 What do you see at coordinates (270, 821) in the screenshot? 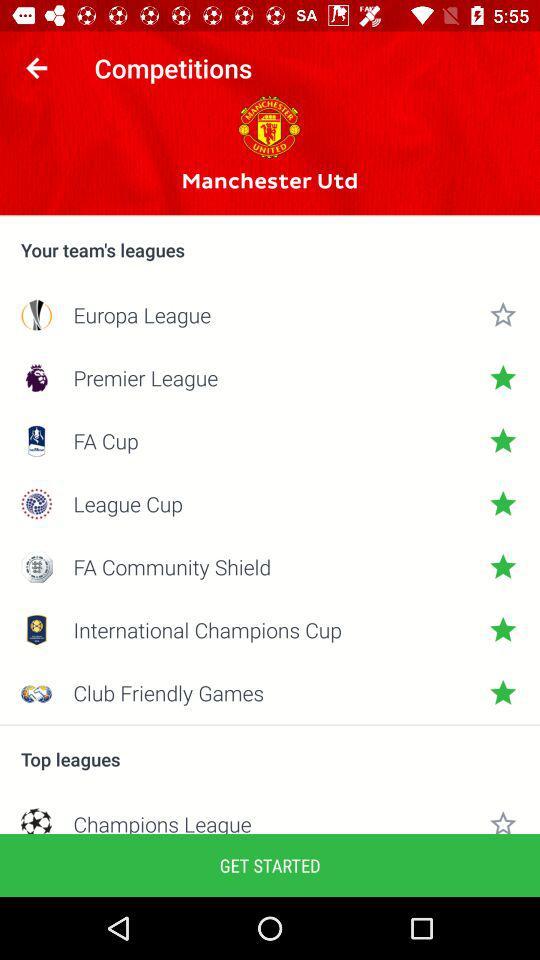
I see `the item below top leagues item` at bounding box center [270, 821].